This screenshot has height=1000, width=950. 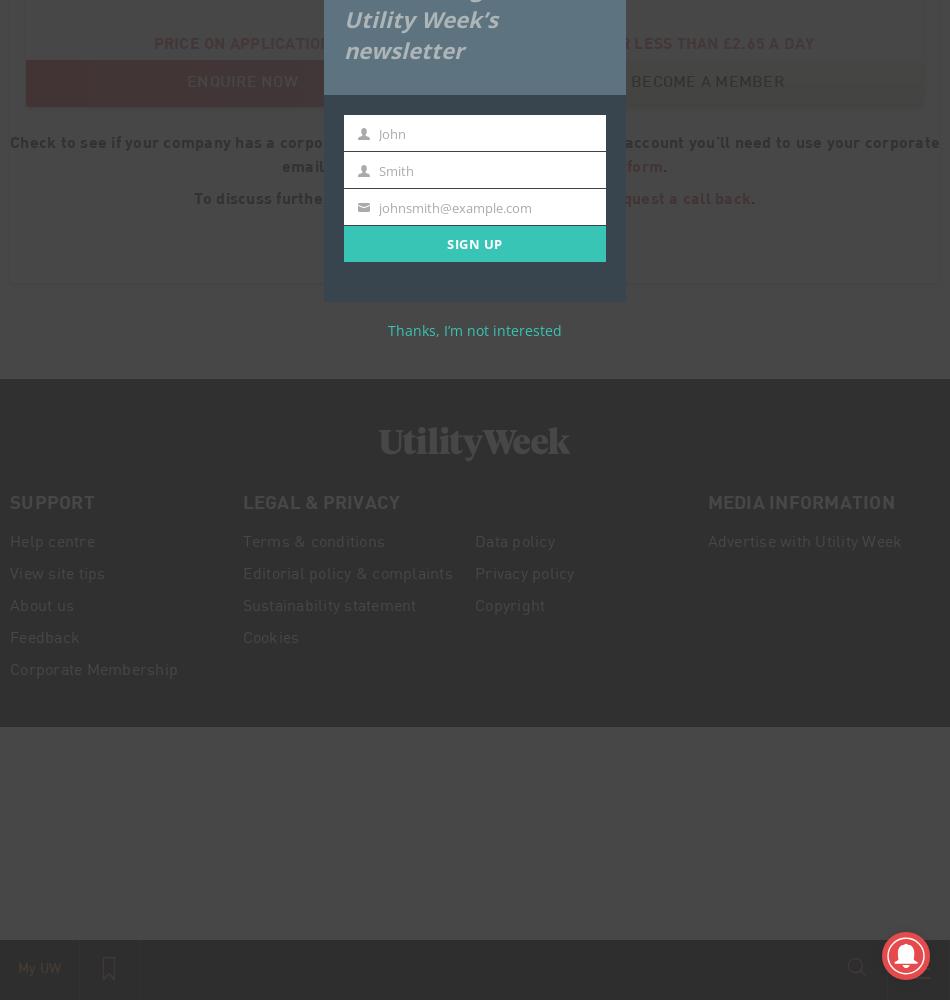 What do you see at coordinates (233, 141) in the screenshot?
I see `'Check to see if your company has a corporate membership'` at bounding box center [233, 141].